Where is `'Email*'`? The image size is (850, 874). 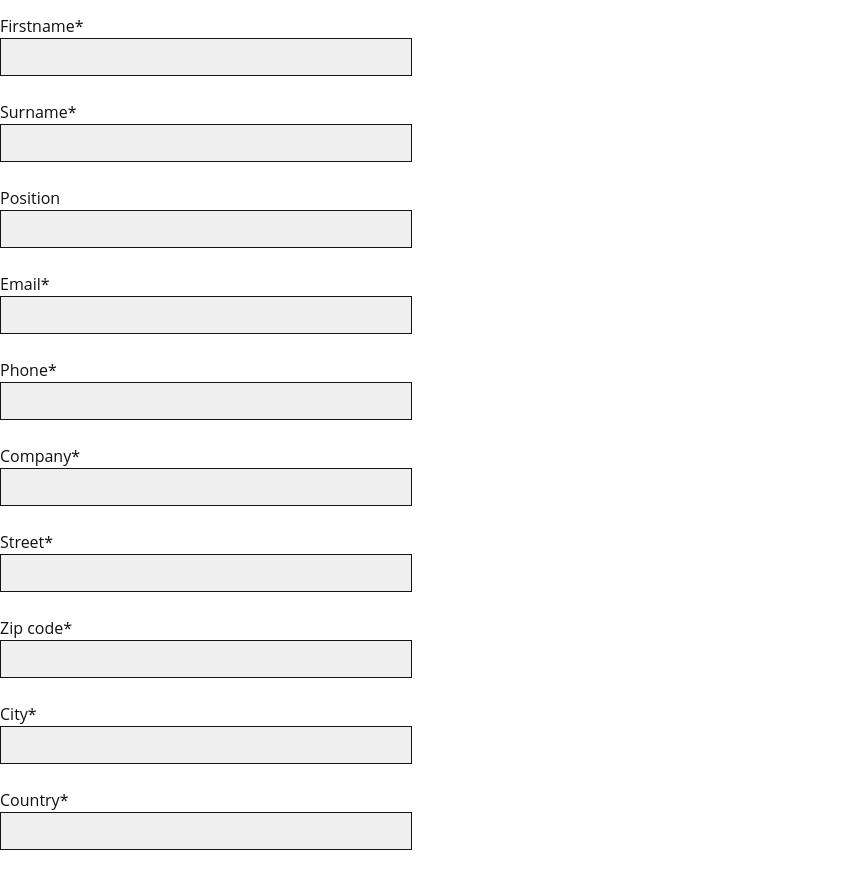 'Email*' is located at coordinates (23, 283).